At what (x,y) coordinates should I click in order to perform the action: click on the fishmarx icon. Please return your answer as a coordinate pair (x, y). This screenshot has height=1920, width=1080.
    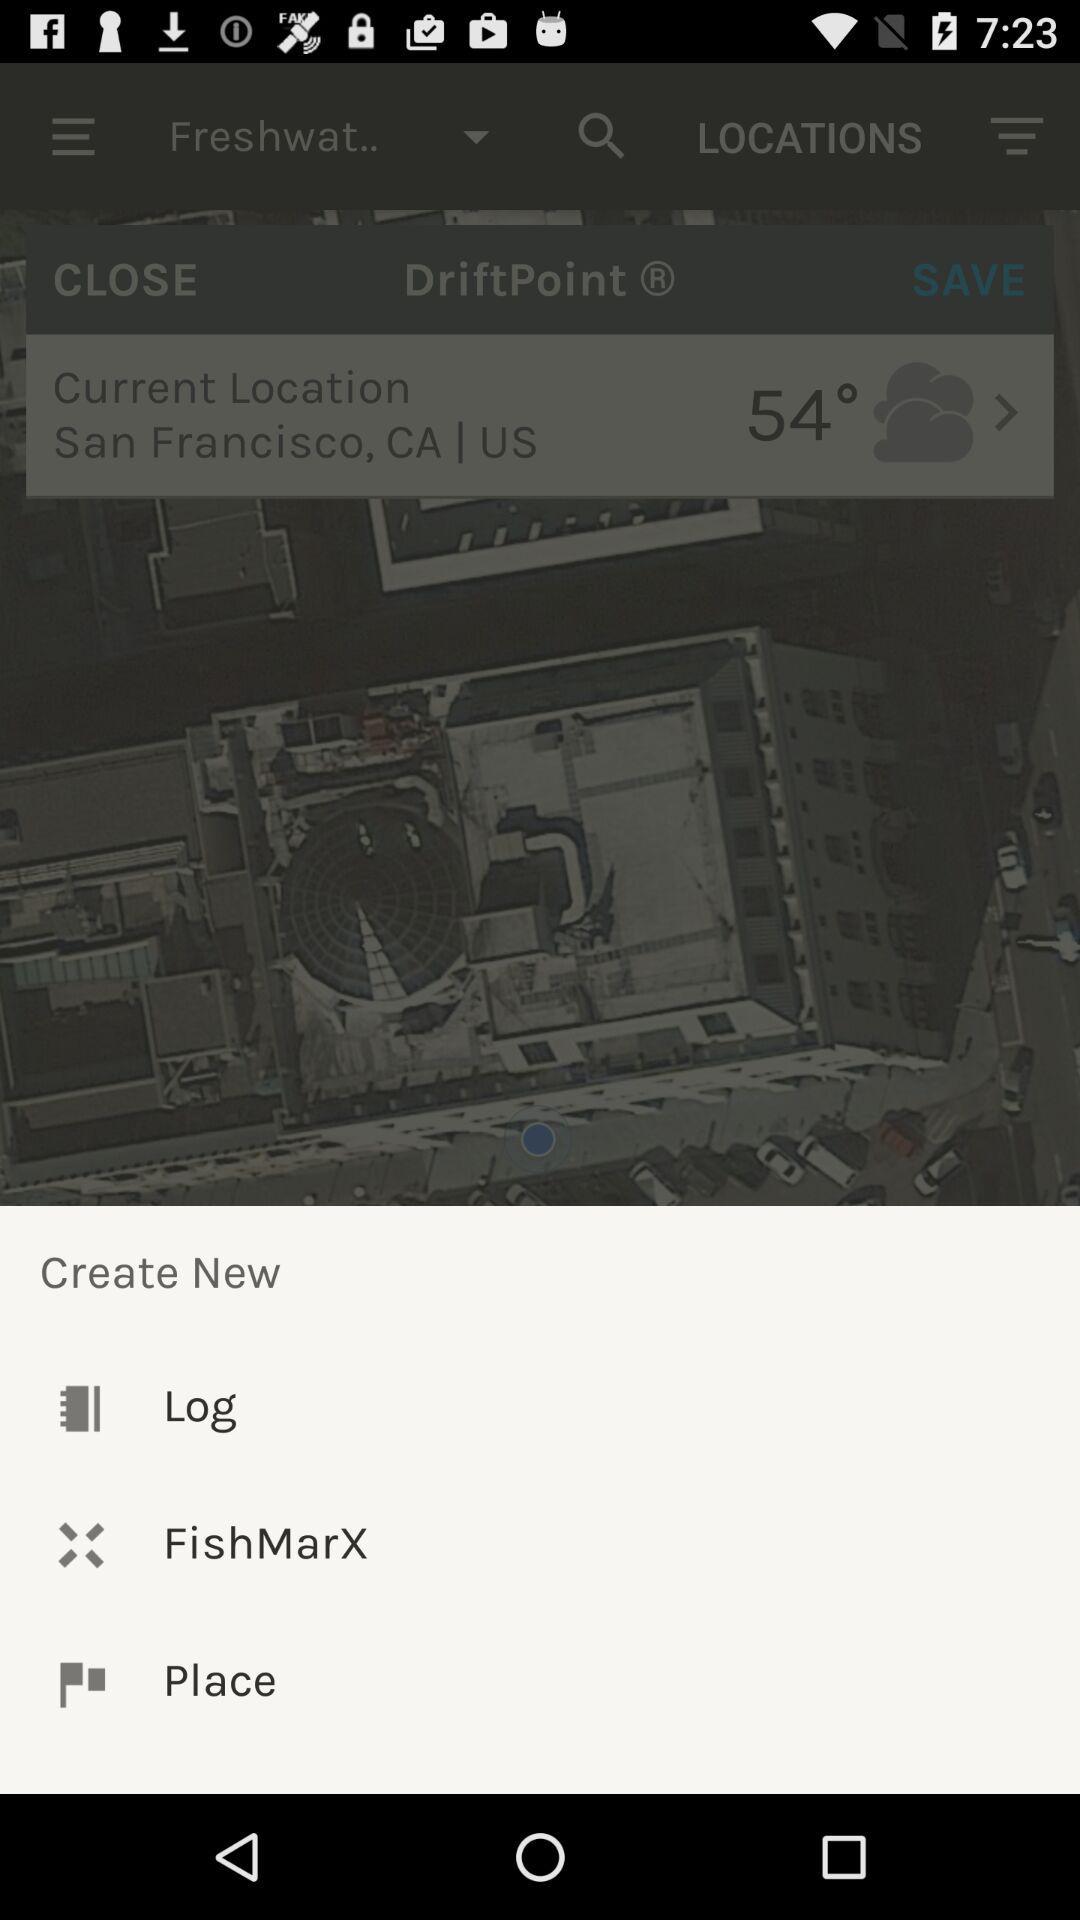
    Looking at the image, I should click on (540, 1544).